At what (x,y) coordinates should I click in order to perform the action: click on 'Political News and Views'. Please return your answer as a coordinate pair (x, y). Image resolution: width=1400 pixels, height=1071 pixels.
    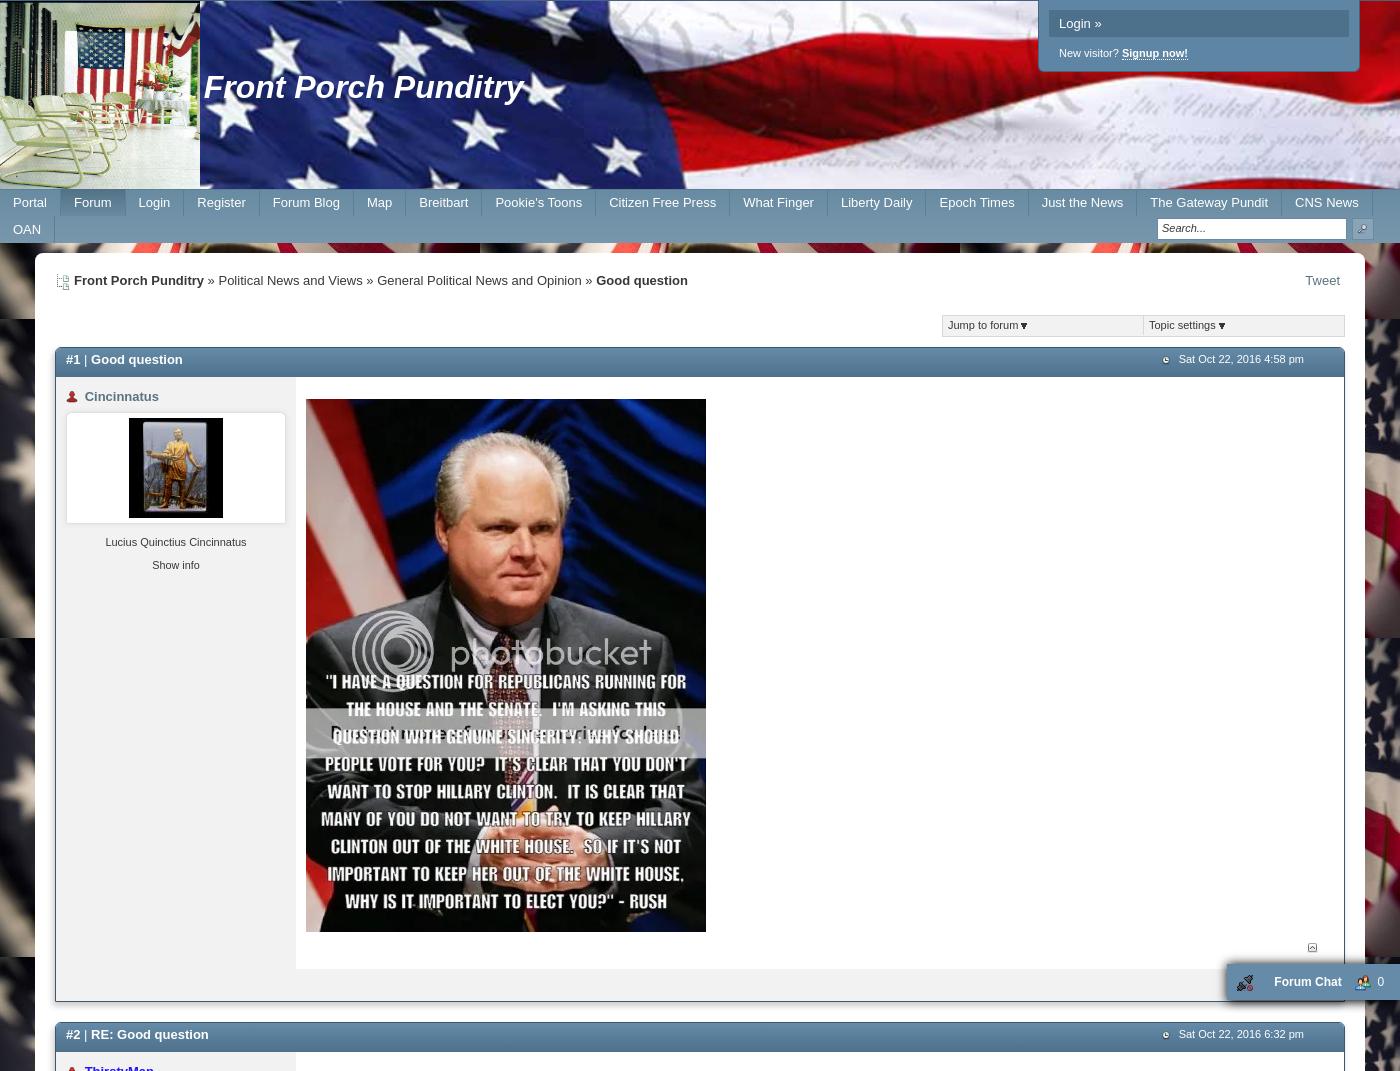
    Looking at the image, I should click on (289, 280).